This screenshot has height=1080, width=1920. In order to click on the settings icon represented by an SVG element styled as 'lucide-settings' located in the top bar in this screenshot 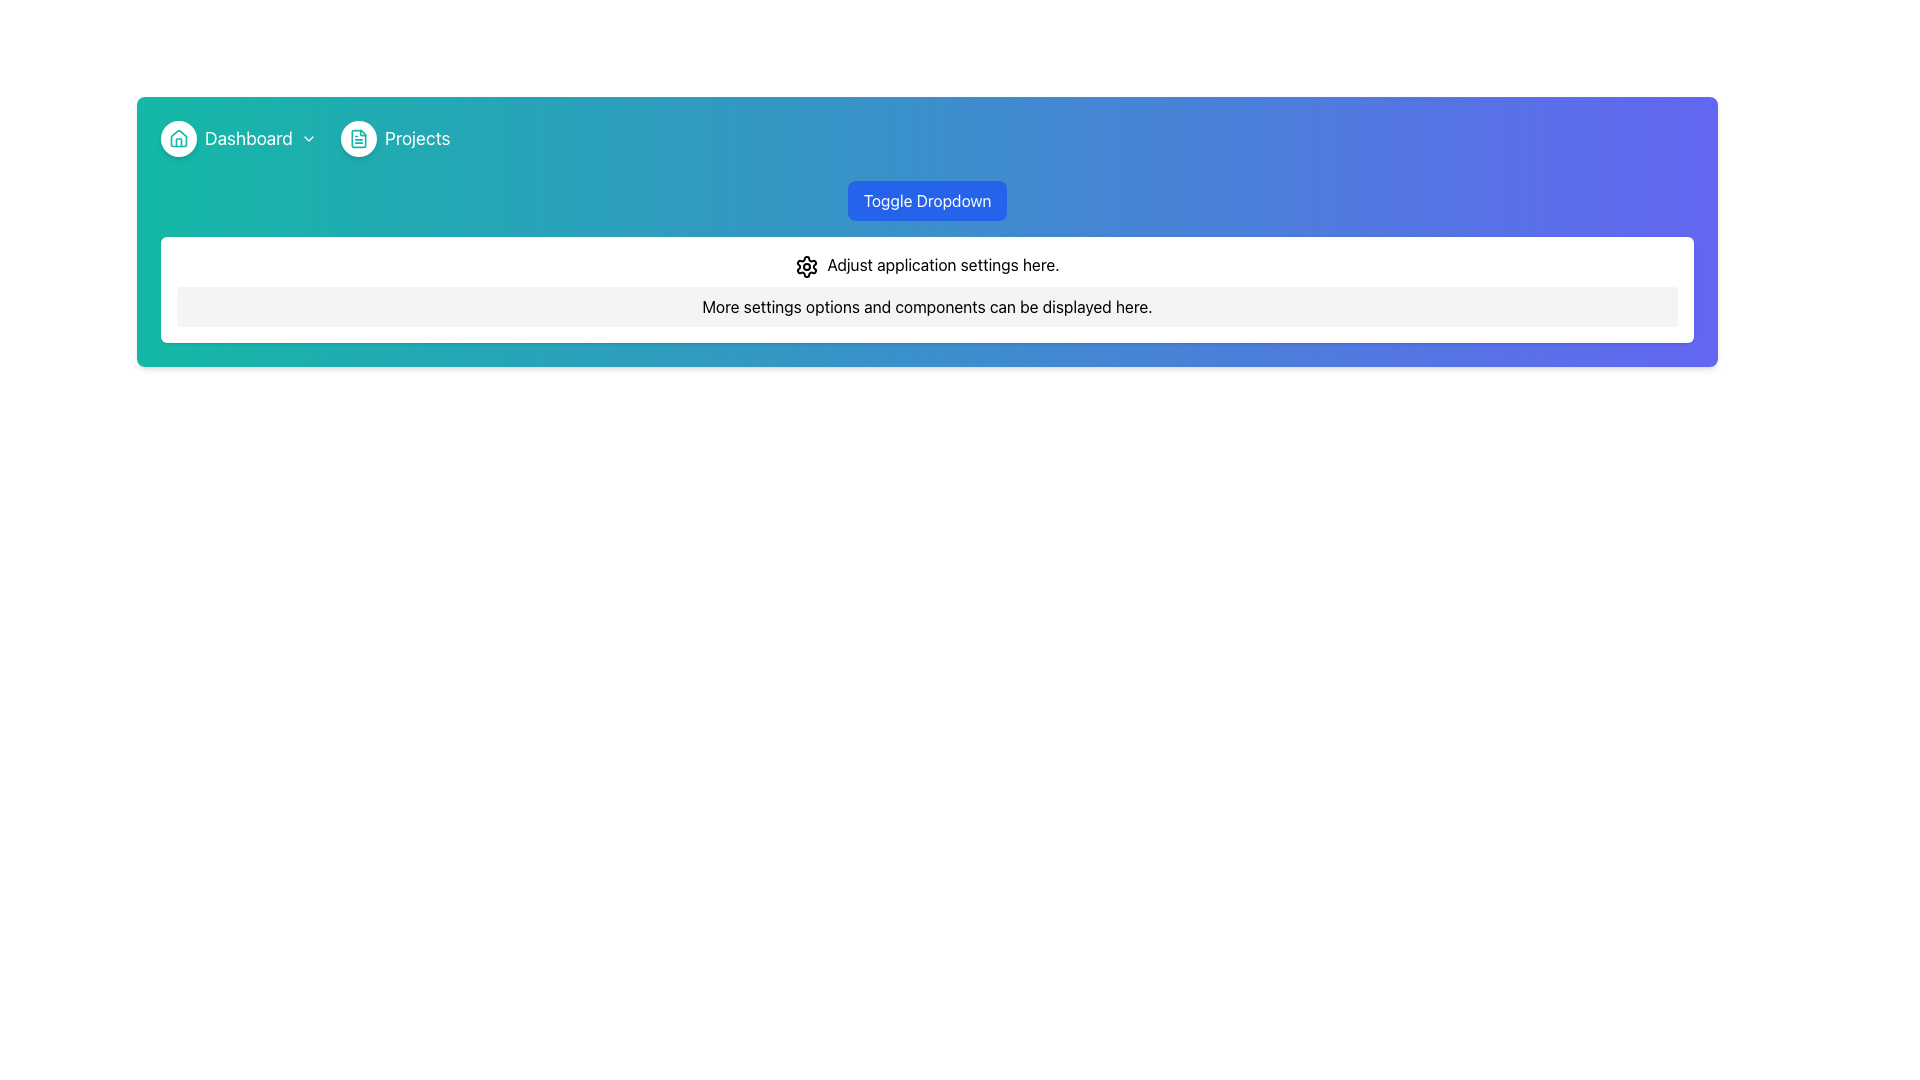, I will do `click(807, 265)`.